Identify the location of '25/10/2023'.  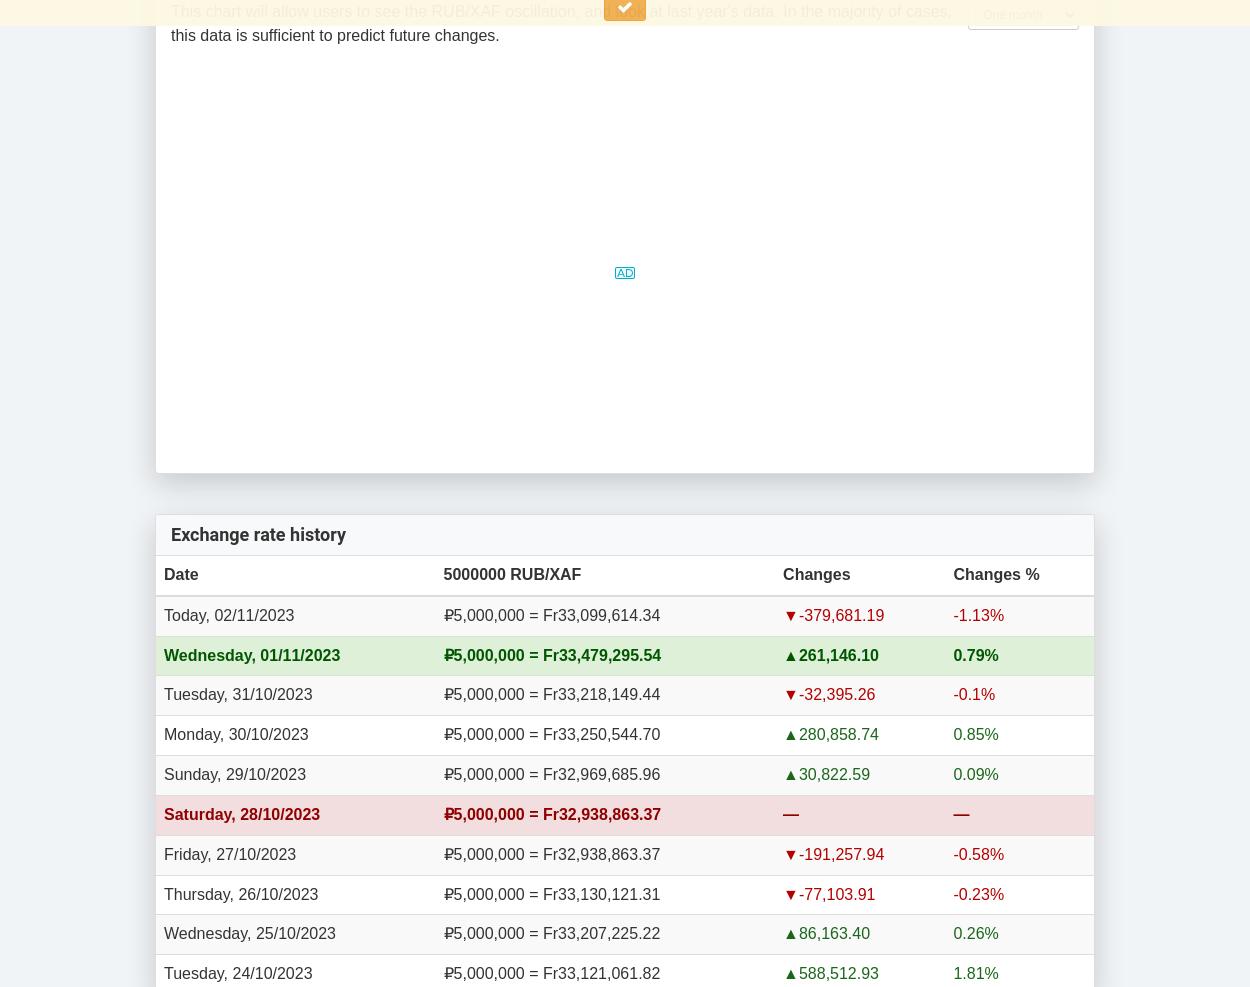
(295, 933).